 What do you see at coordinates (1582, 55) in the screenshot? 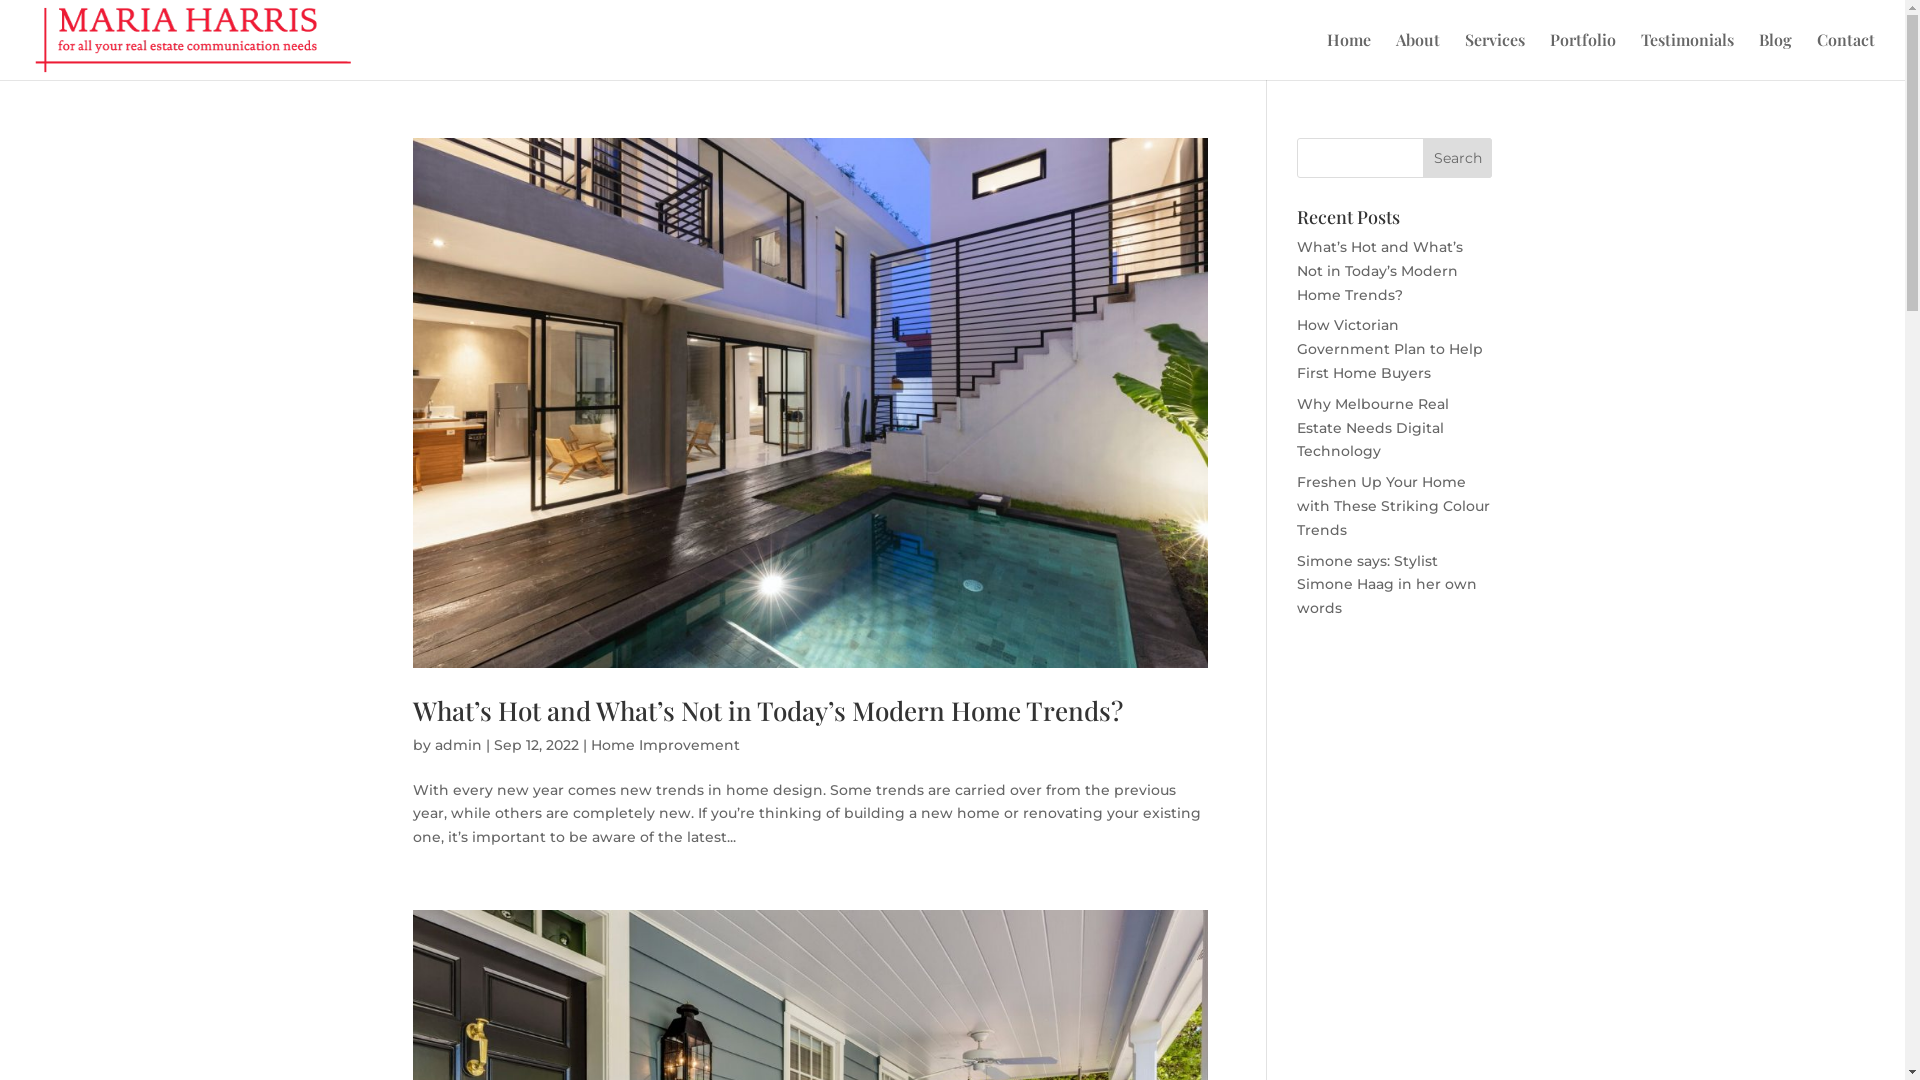
I see `'Portfolio'` at bounding box center [1582, 55].